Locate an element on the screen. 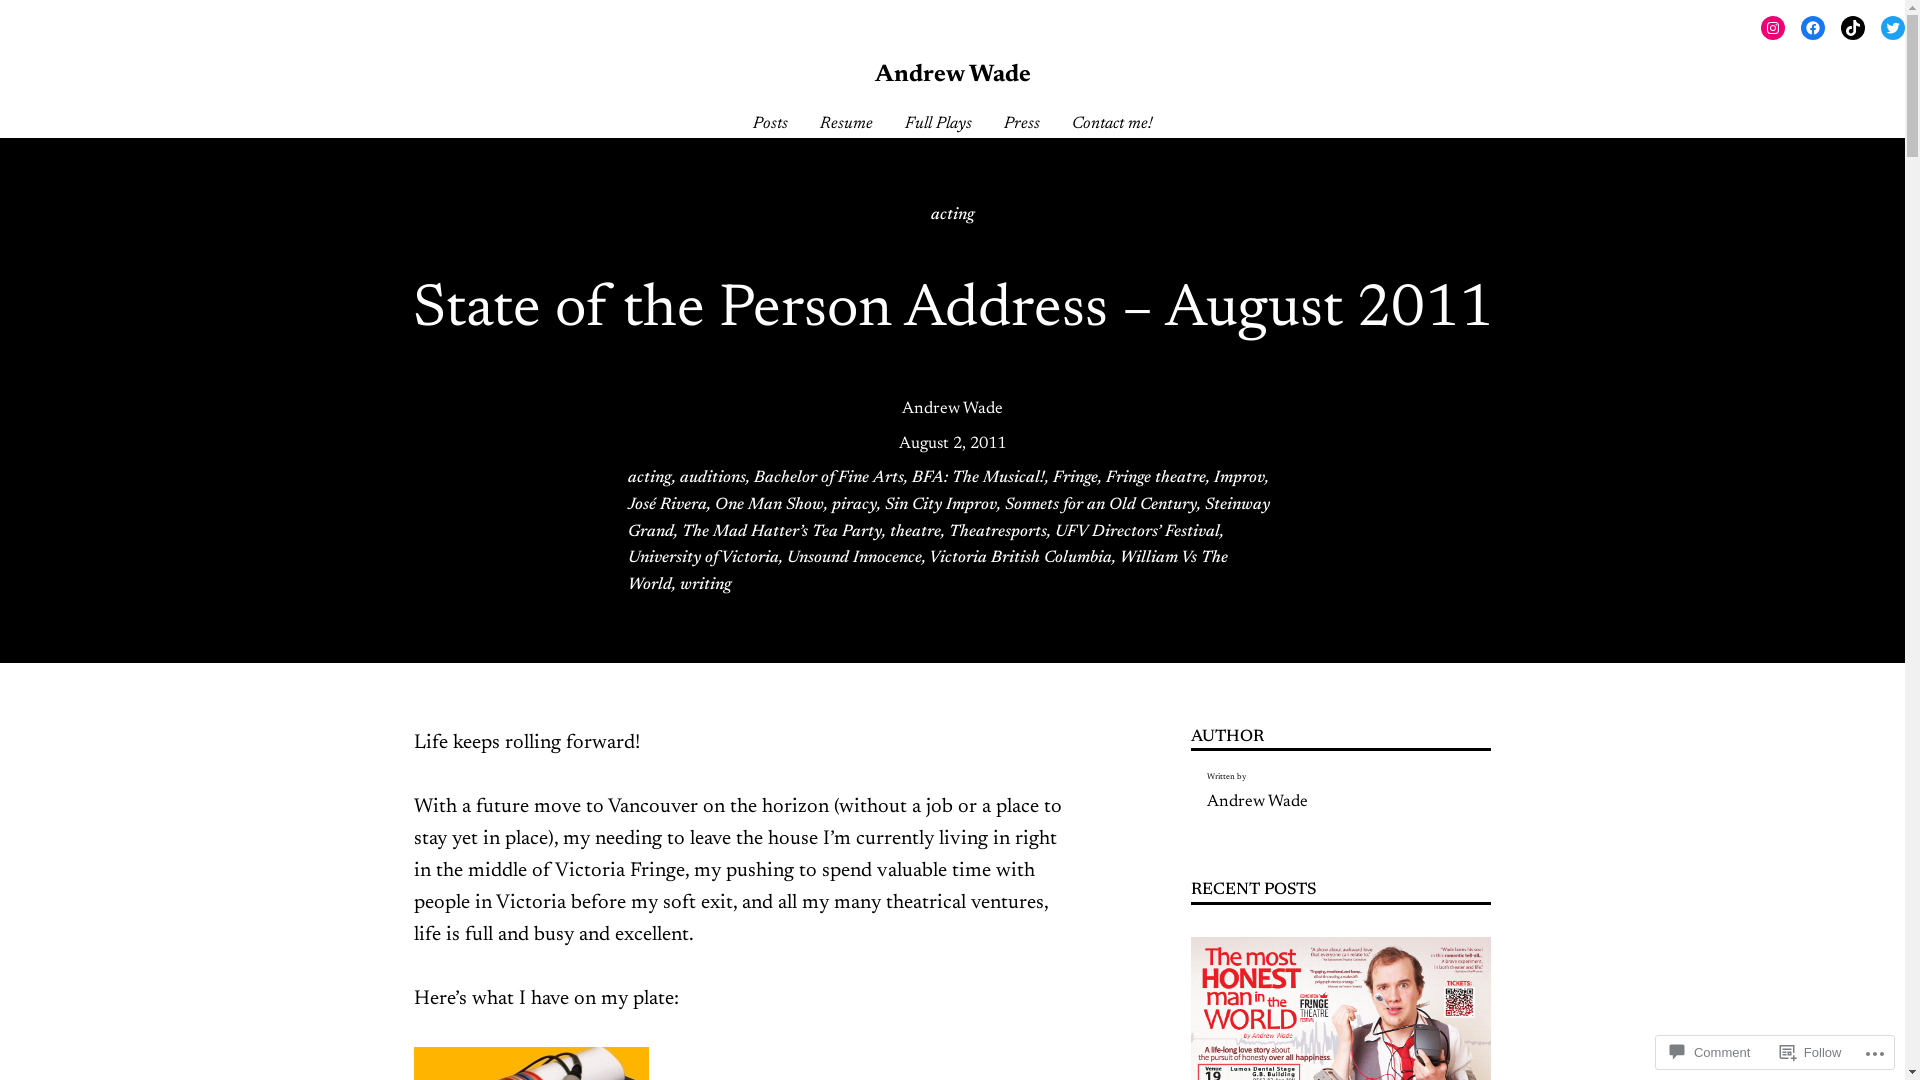  'One Man Show' is located at coordinates (767, 504).